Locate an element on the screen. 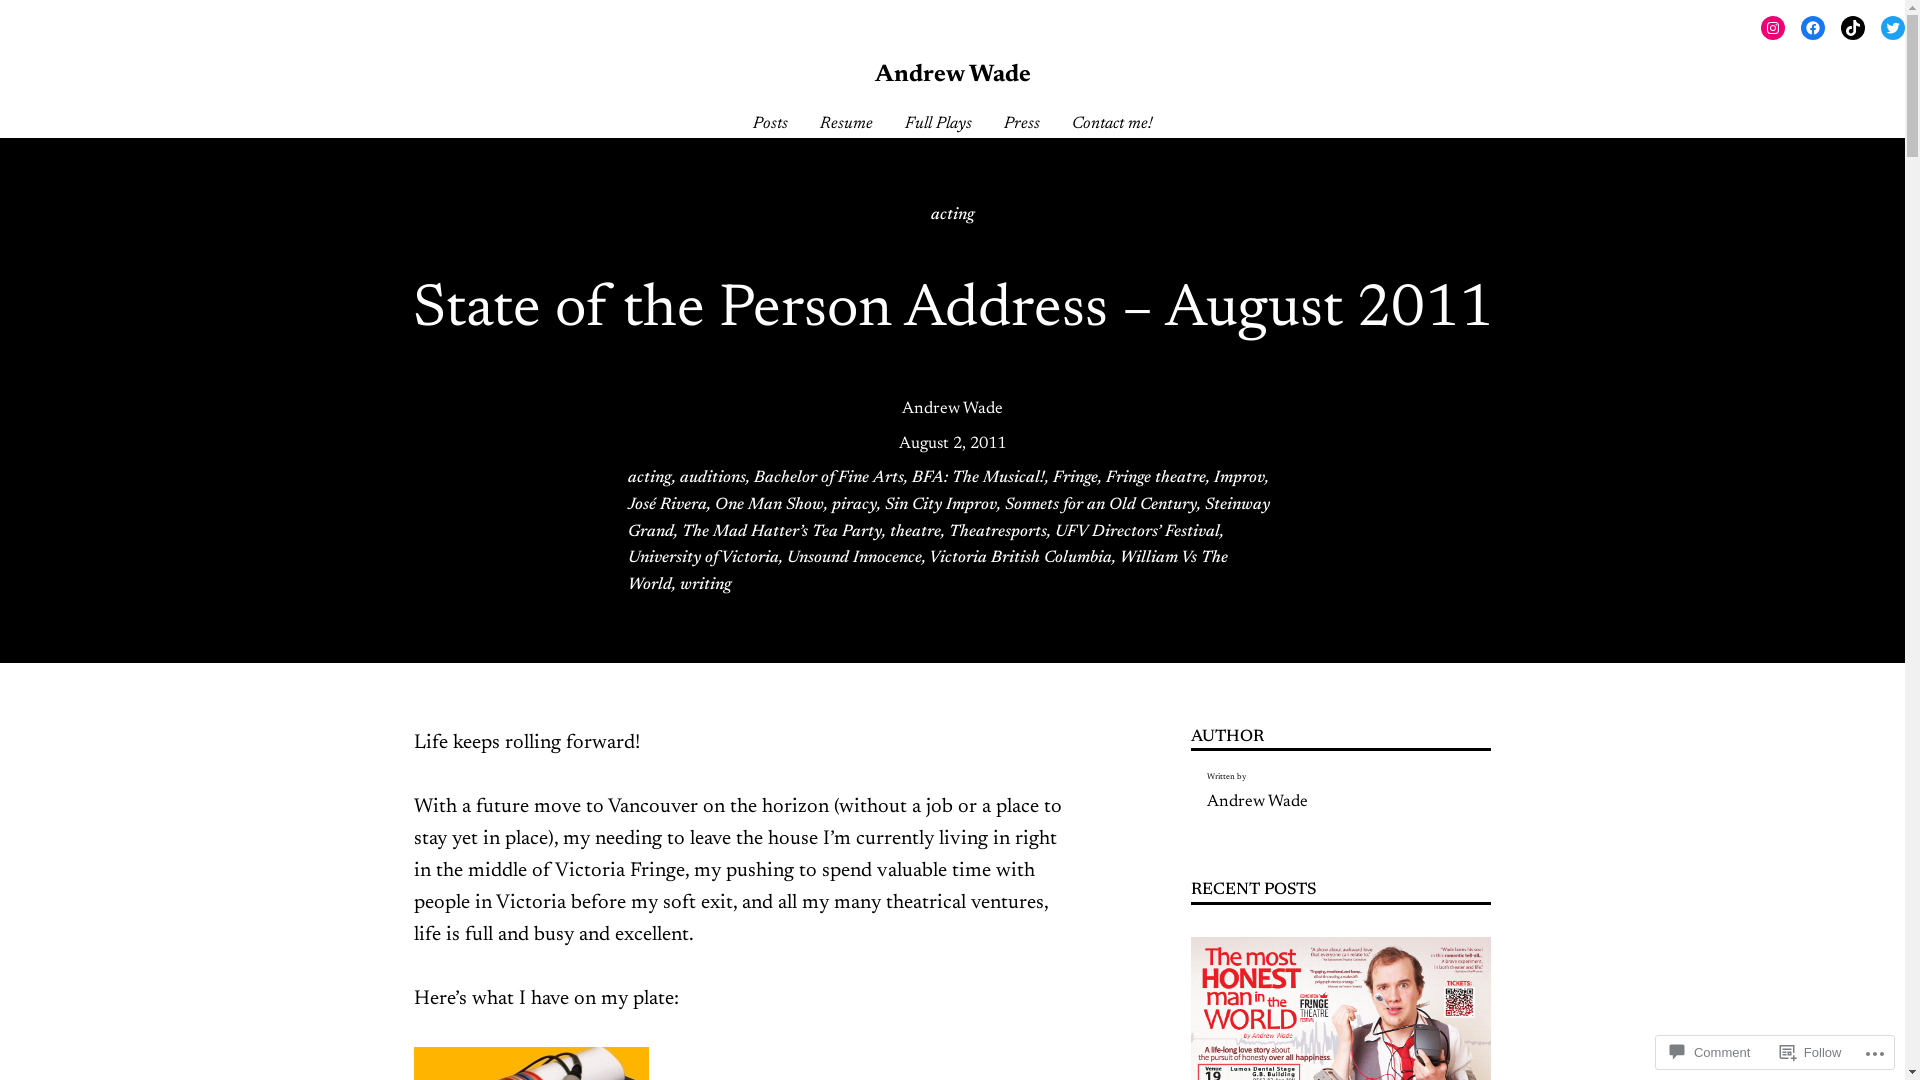  'One Man Show' is located at coordinates (767, 504).